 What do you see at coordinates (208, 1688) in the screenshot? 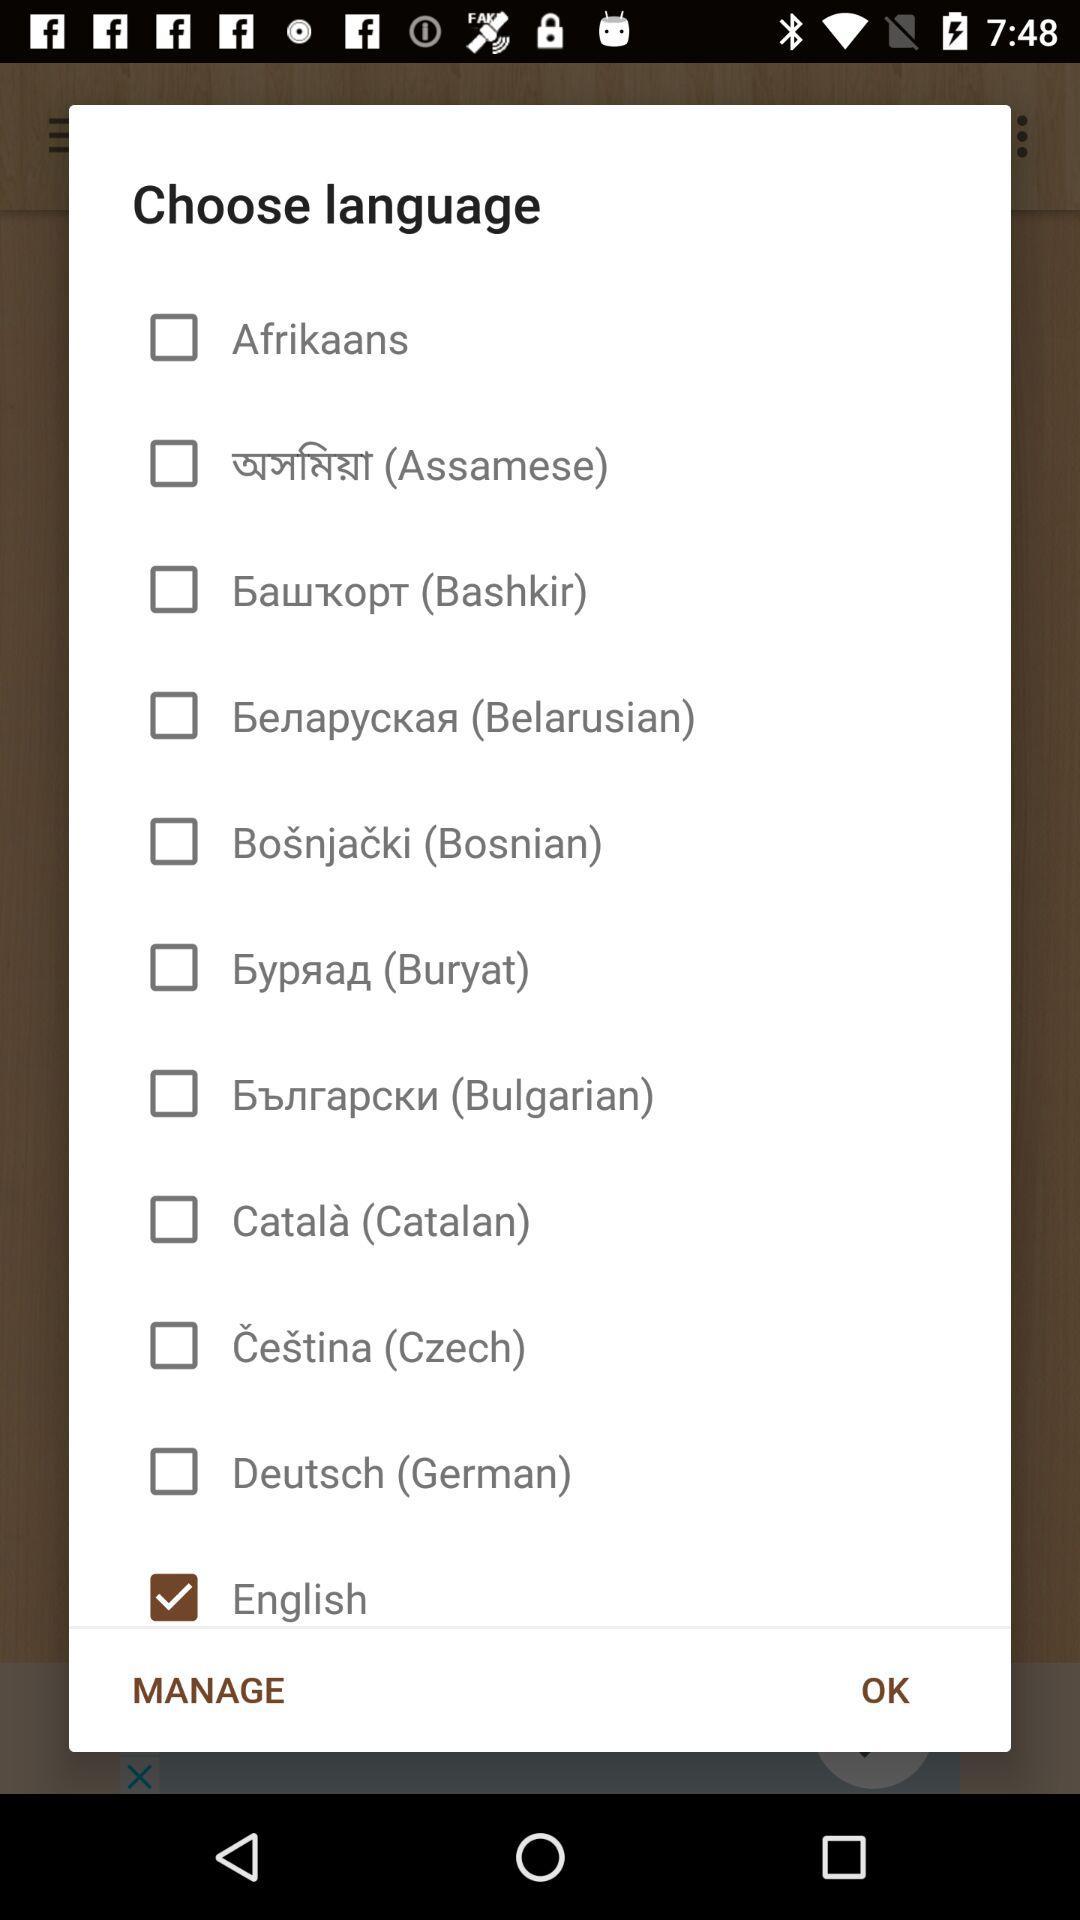
I see `manage` at bounding box center [208, 1688].